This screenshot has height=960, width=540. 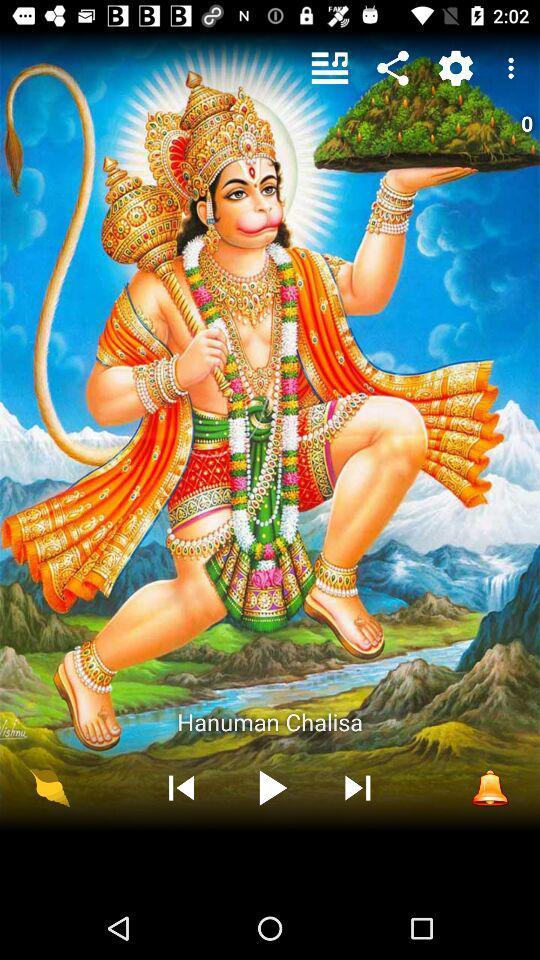 I want to click on the play icon, so click(x=269, y=788).